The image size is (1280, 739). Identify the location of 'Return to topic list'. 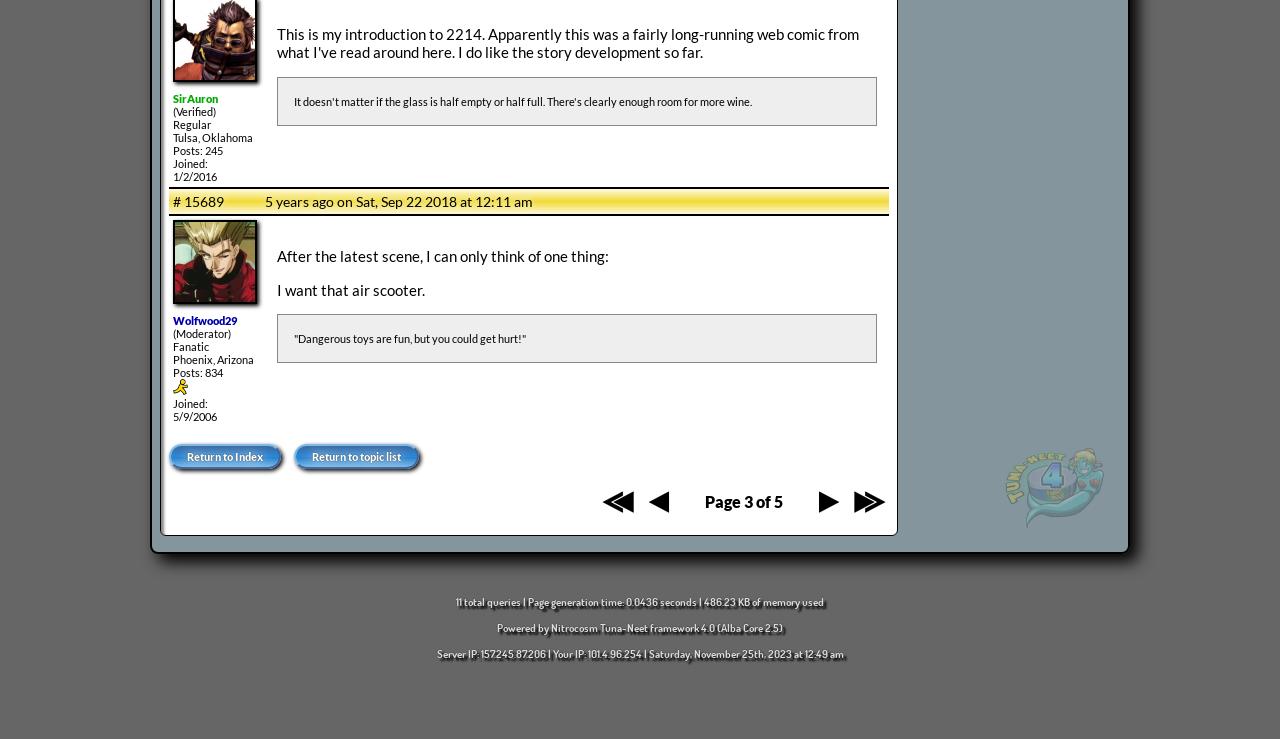
(356, 456).